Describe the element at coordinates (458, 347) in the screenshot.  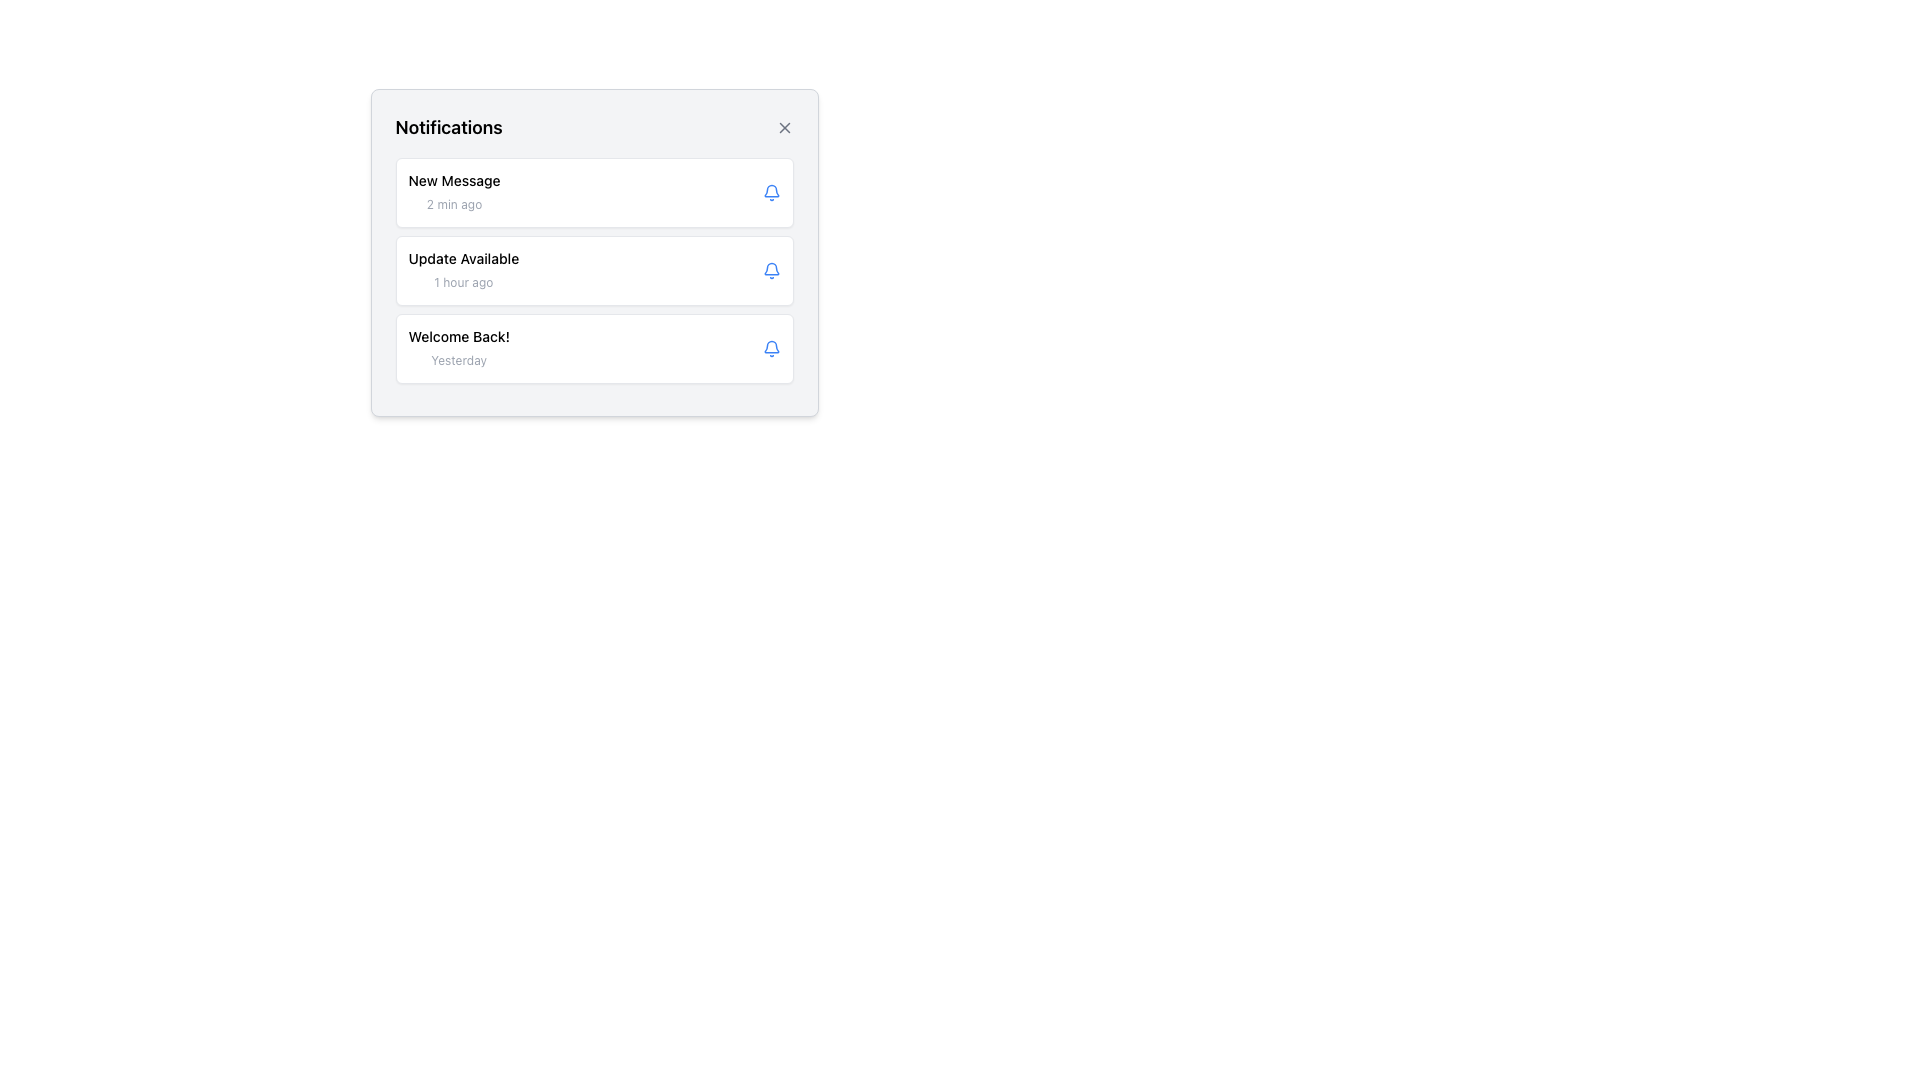
I see `greeting message and timestamp from the text block located in the bottommost card-like notification item of the vertical list` at that location.